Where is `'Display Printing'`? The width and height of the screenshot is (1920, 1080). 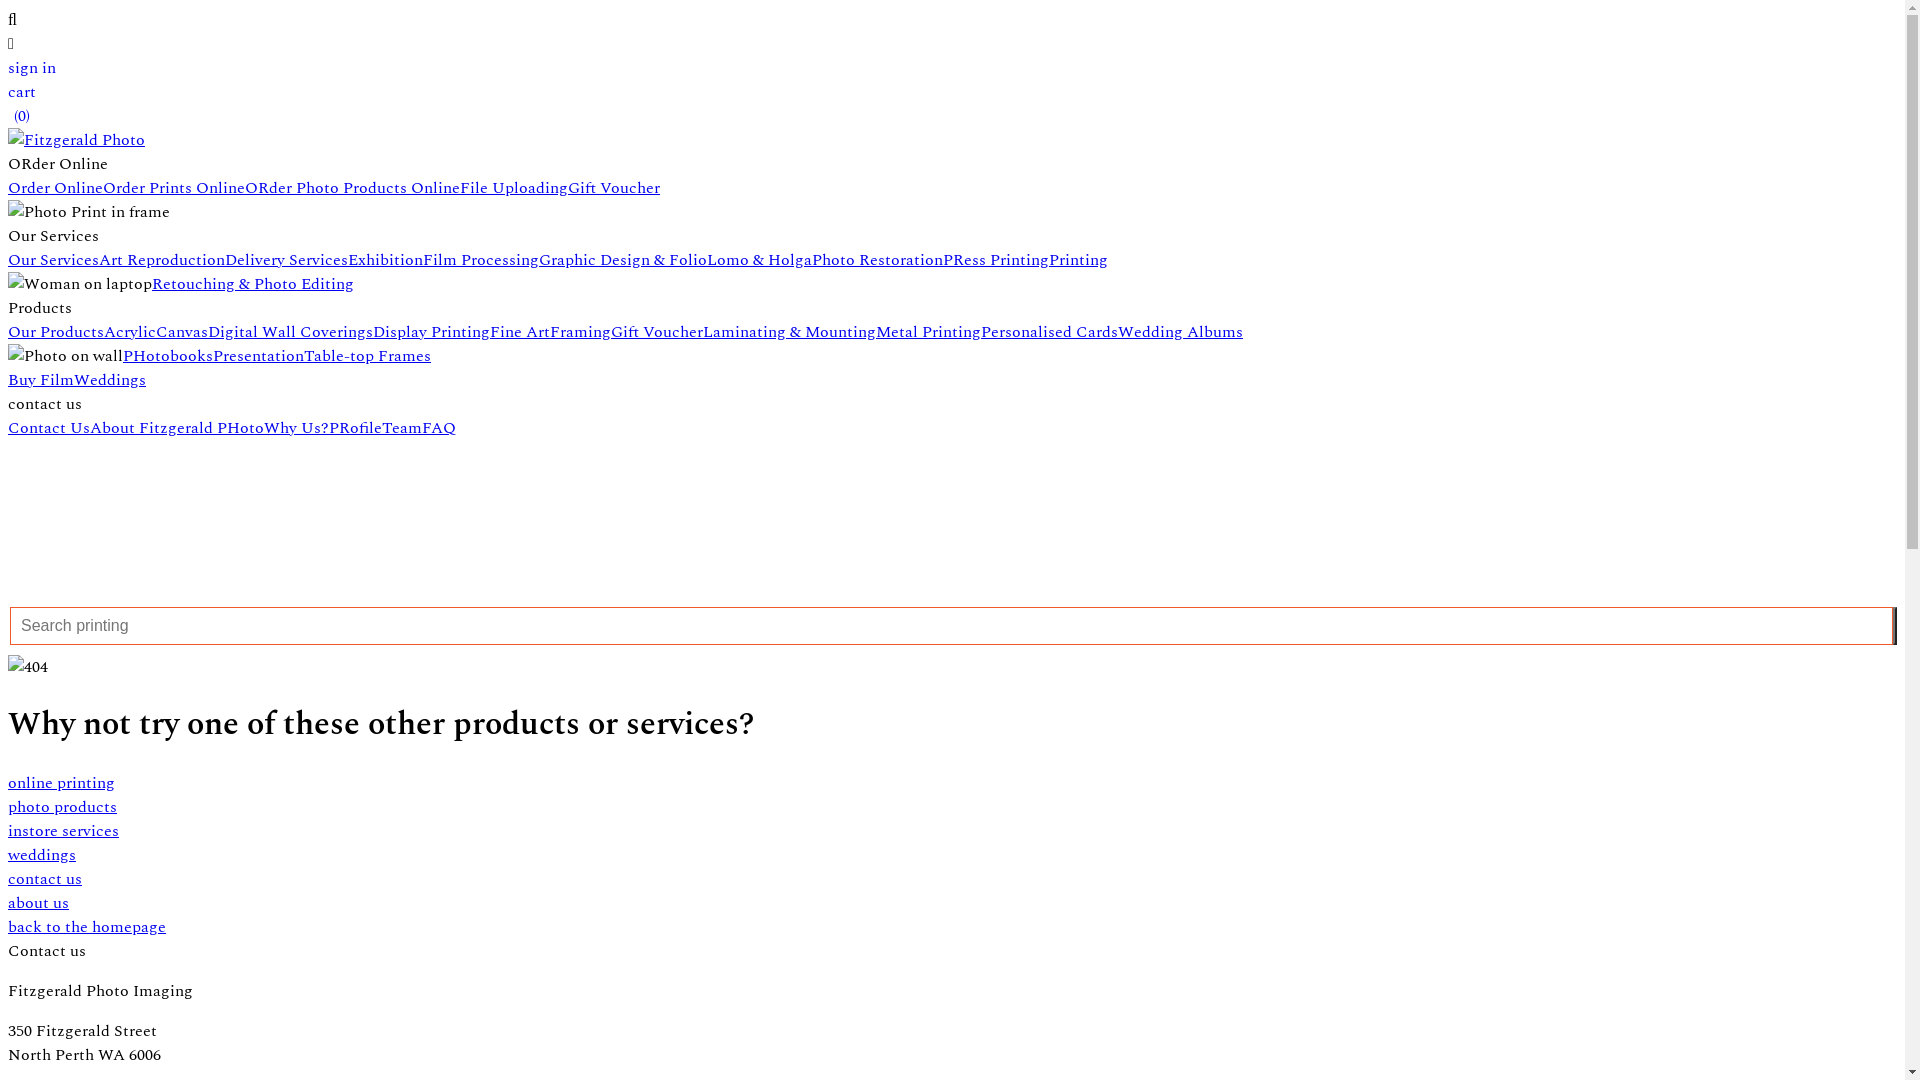 'Display Printing' is located at coordinates (373, 330).